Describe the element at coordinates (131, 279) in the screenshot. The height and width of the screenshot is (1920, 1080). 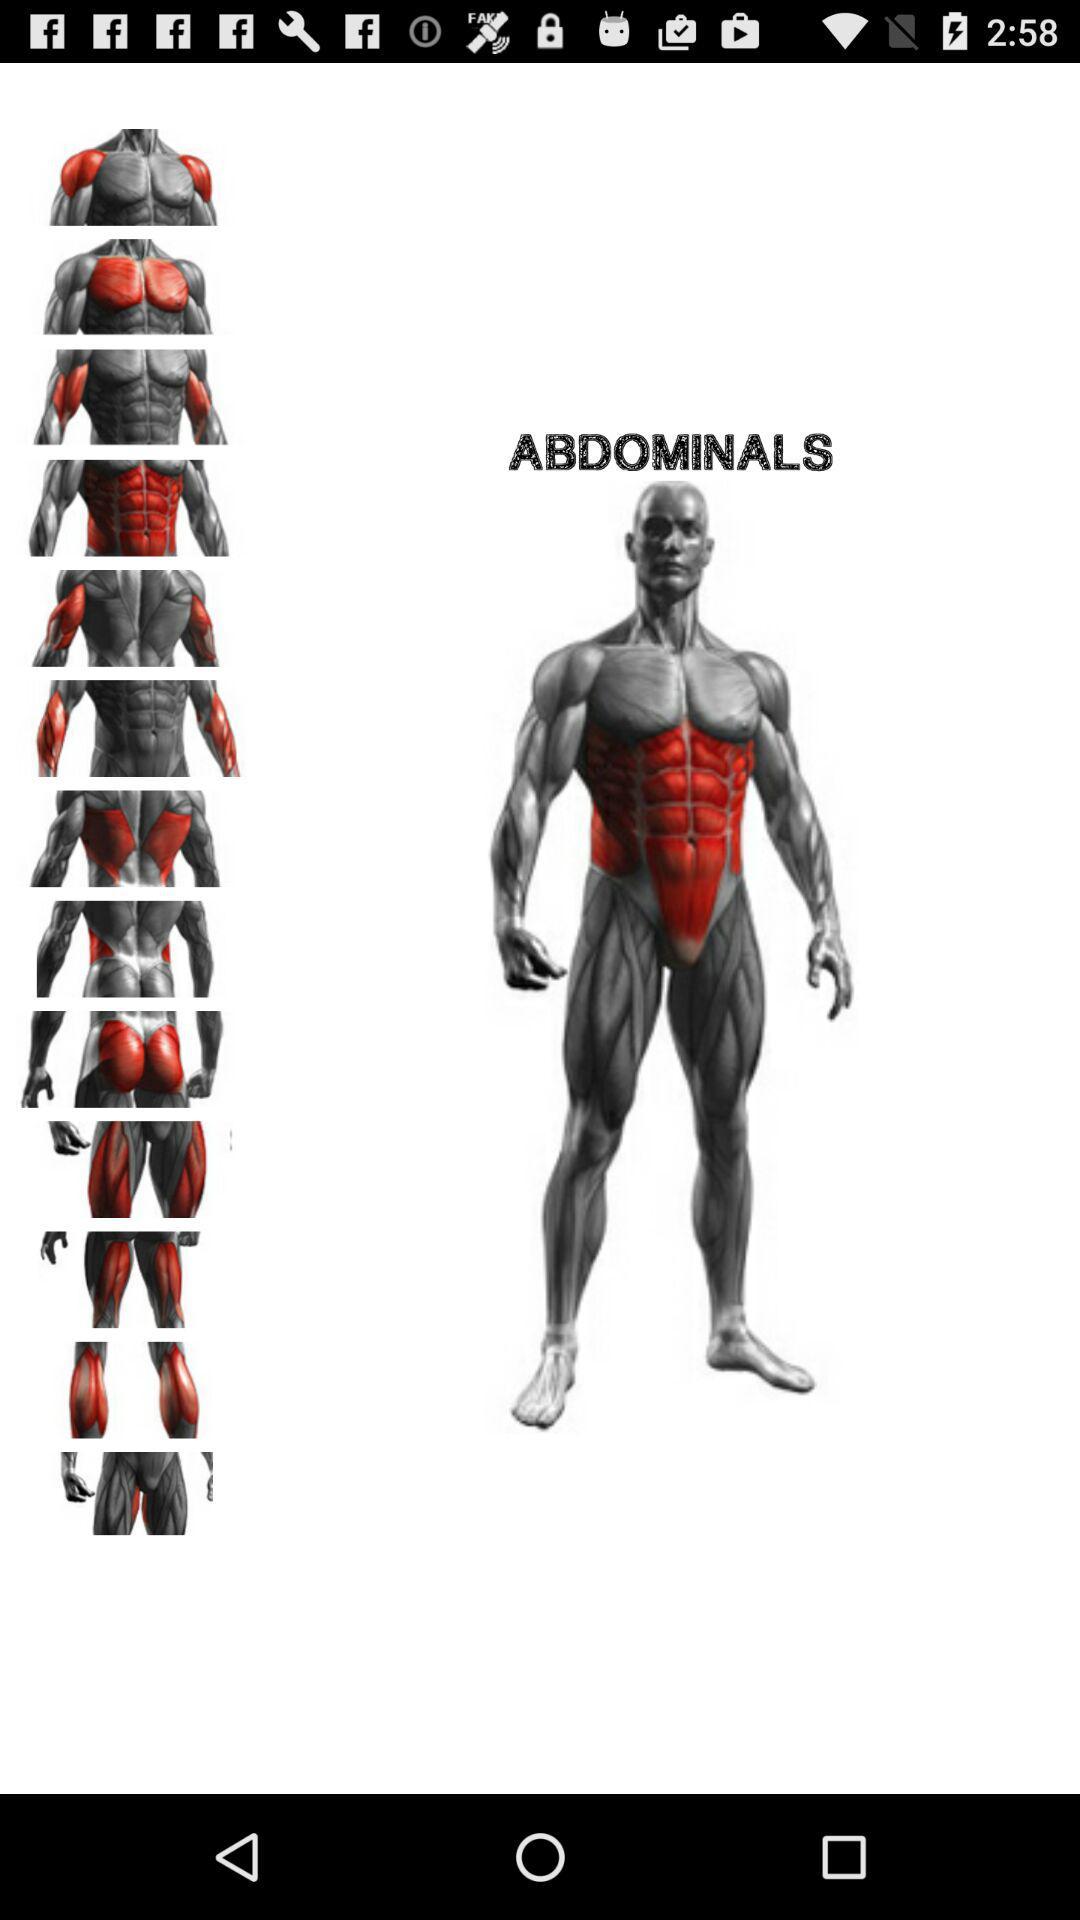
I see `highlight pectorals` at that location.